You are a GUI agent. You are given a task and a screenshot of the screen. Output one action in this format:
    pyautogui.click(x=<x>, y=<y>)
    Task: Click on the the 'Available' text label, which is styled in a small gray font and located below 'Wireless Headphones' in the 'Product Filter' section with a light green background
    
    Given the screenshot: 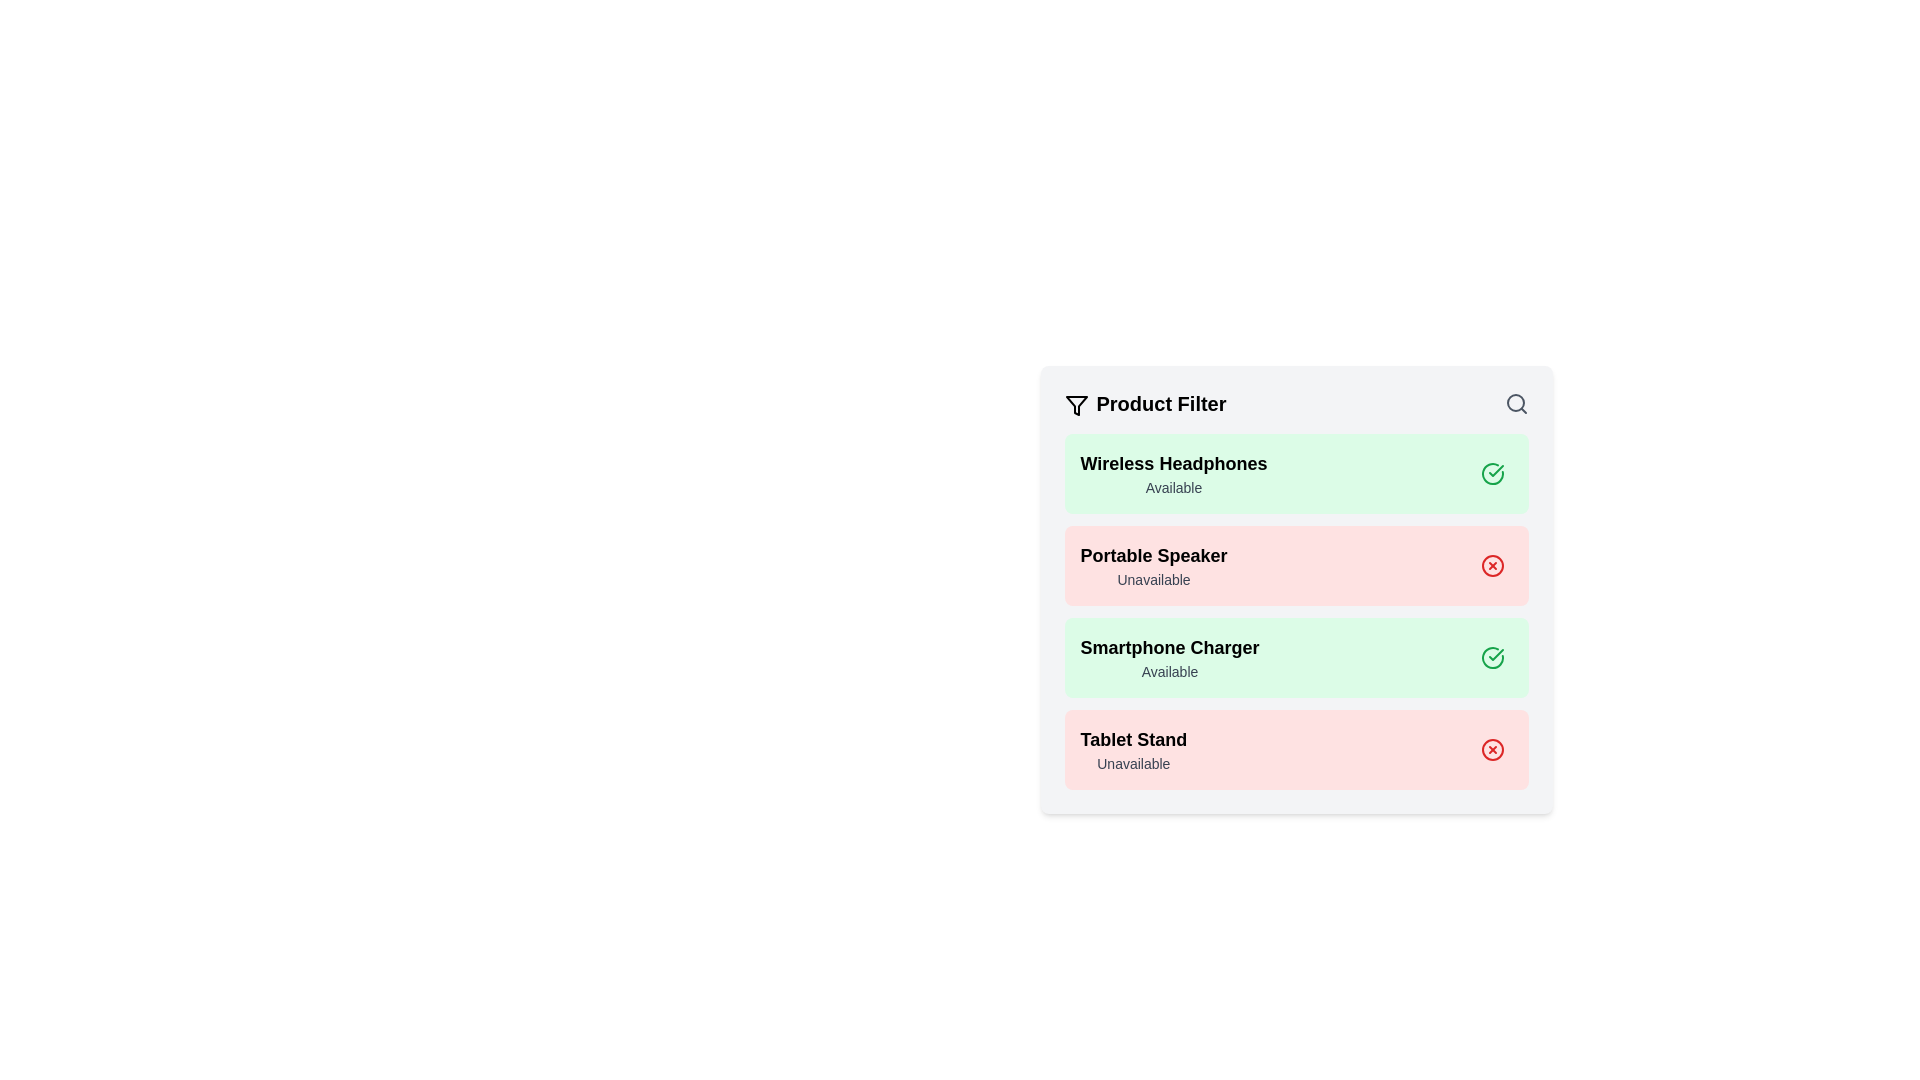 What is the action you would take?
    pyautogui.click(x=1173, y=488)
    